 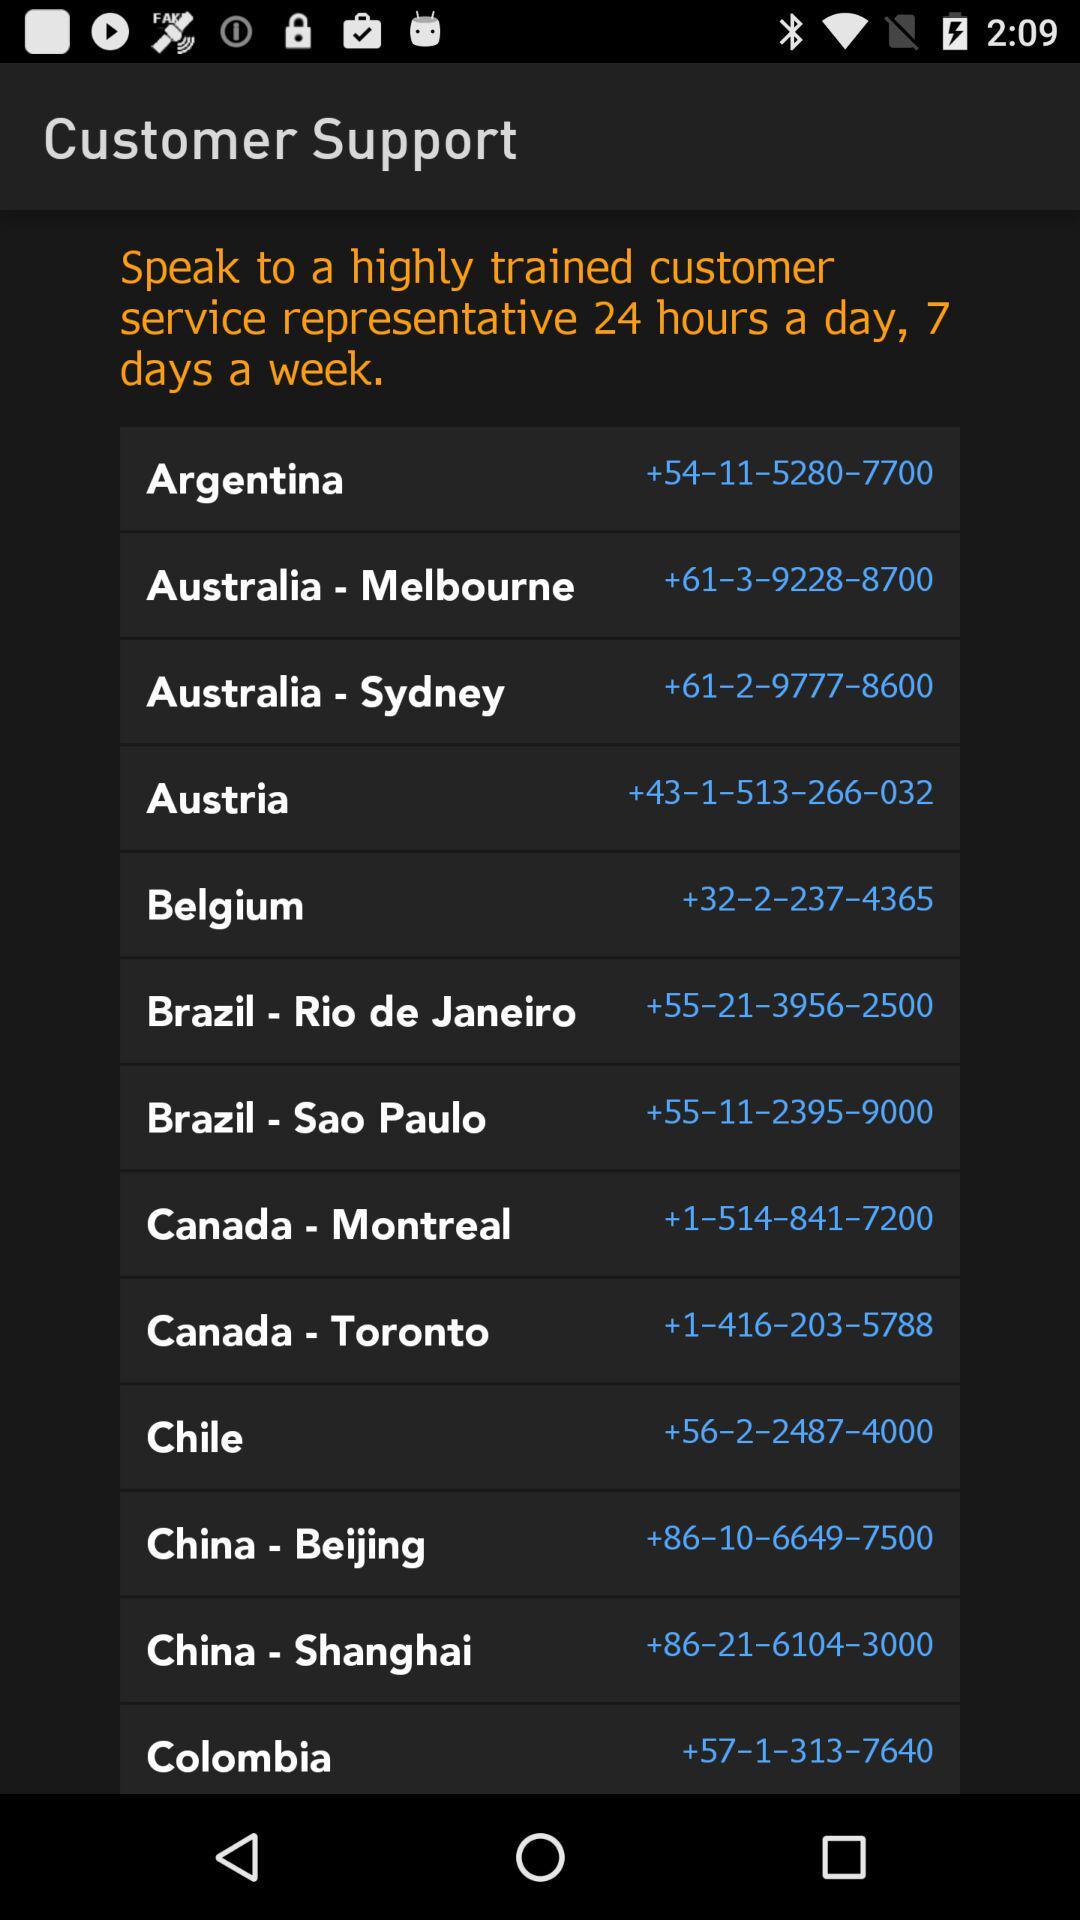 What do you see at coordinates (788, 1110) in the screenshot?
I see `icon above the 1 514 841` at bounding box center [788, 1110].